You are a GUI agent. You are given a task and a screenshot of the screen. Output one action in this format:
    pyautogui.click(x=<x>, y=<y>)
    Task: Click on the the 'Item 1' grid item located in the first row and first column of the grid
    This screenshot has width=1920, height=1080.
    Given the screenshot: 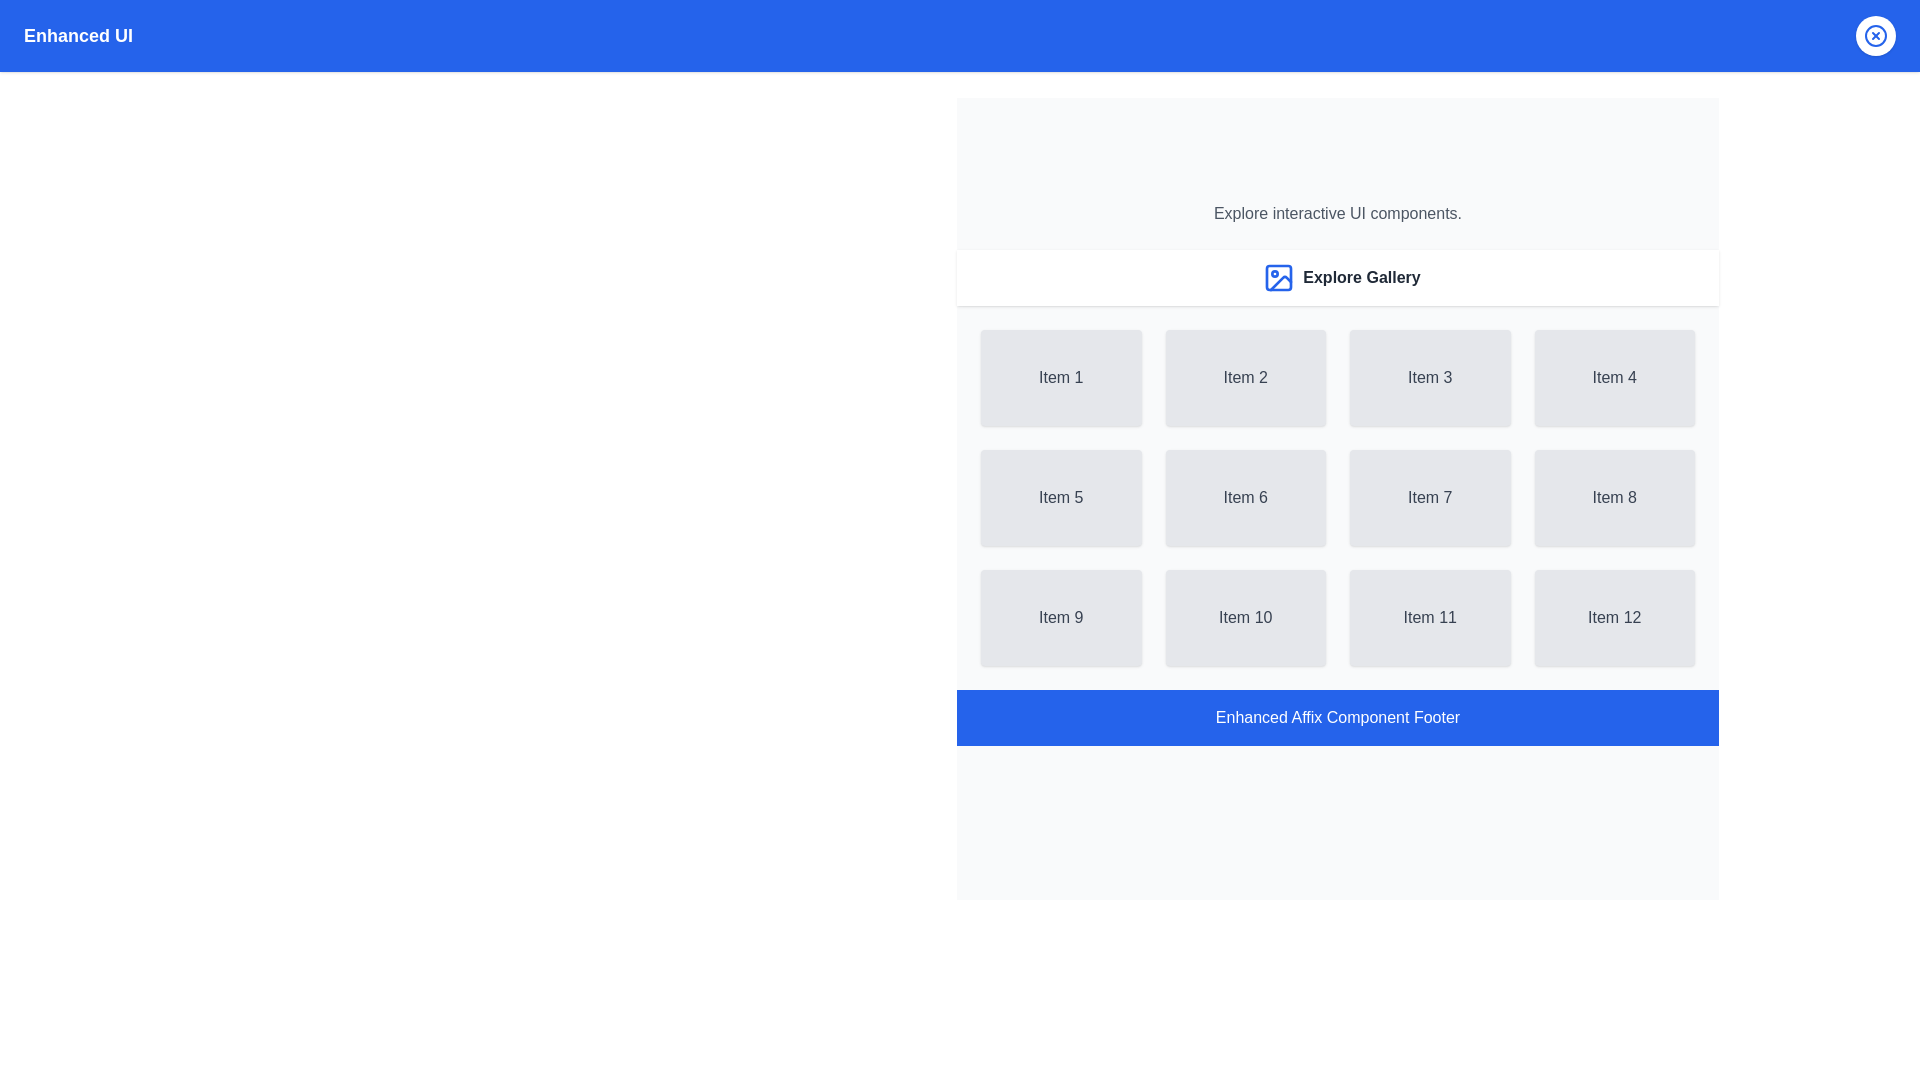 What is the action you would take?
    pyautogui.click(x=1060, y=378)
    